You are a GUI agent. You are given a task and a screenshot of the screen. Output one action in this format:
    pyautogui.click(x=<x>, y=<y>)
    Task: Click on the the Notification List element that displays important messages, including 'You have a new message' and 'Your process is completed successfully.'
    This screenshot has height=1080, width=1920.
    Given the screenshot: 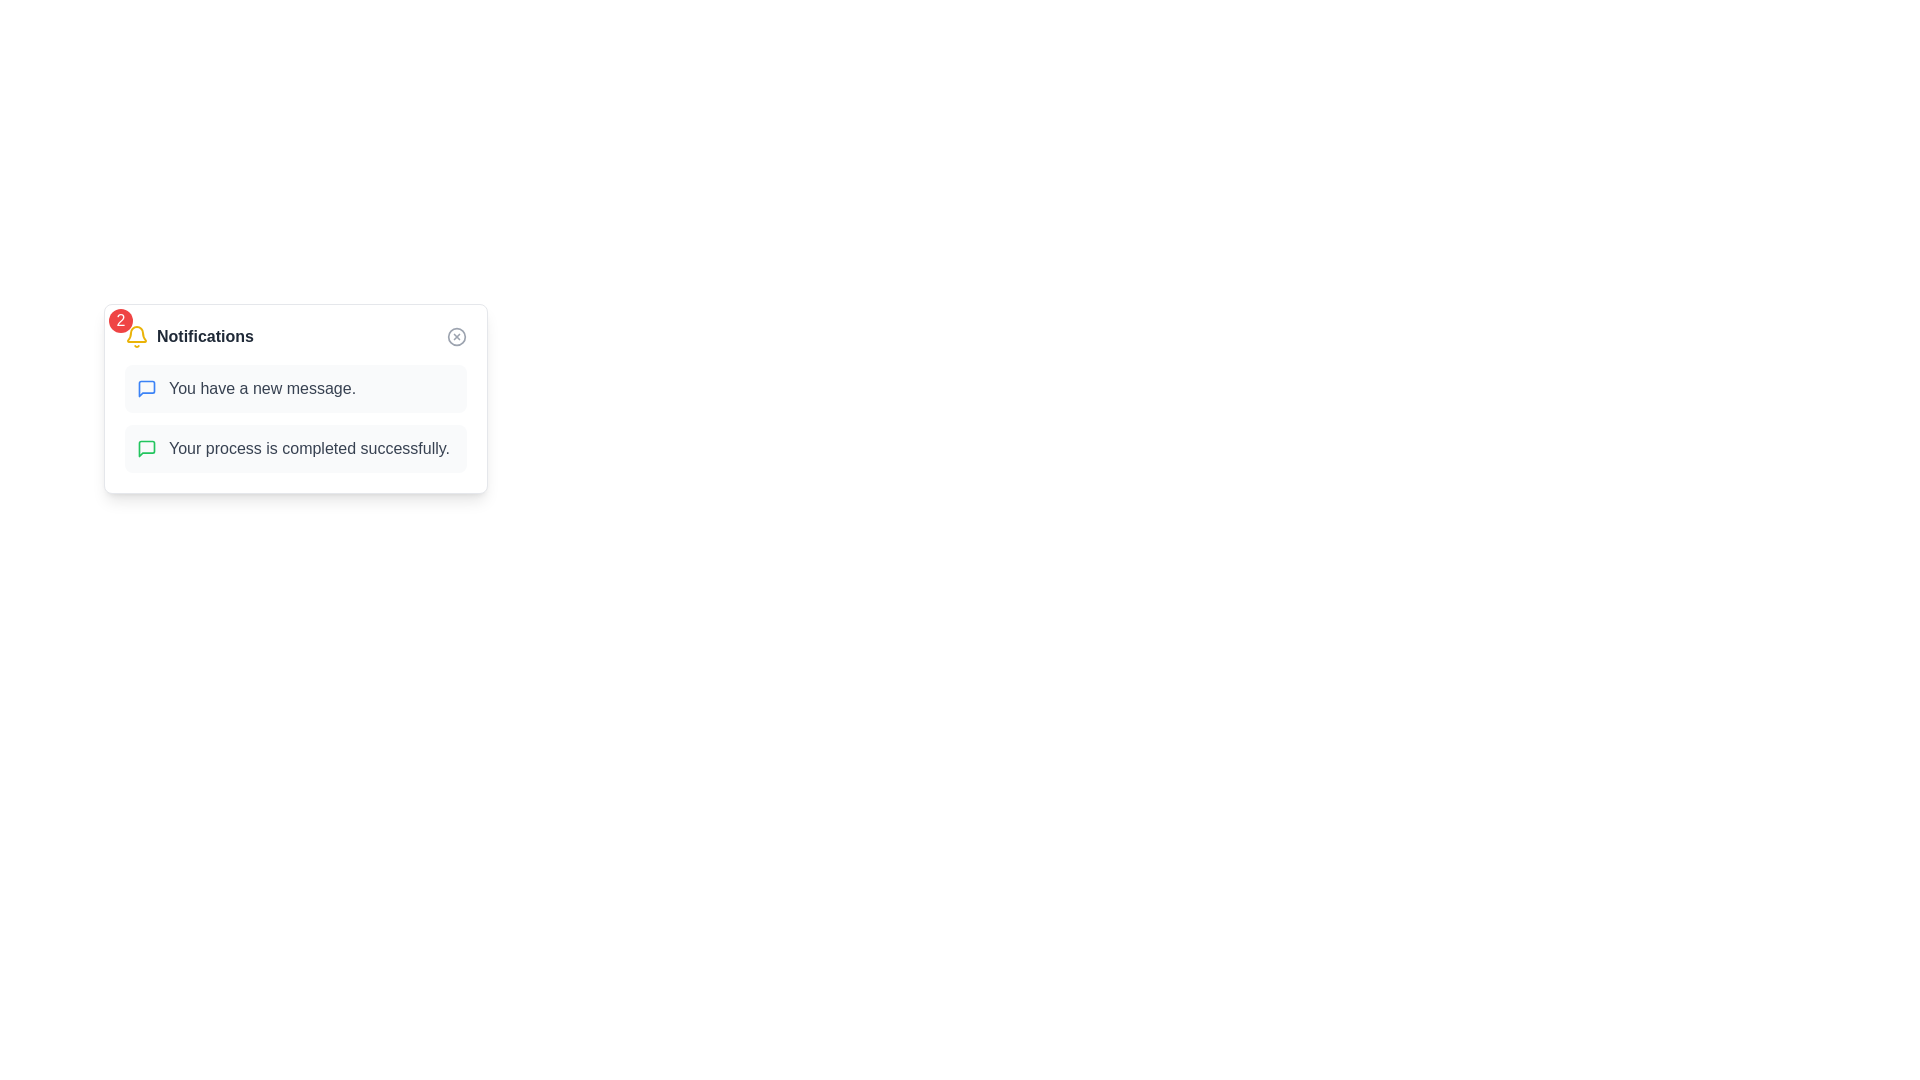 What is the action you would take?
    pyautogui.click(x=295, y=418)
    